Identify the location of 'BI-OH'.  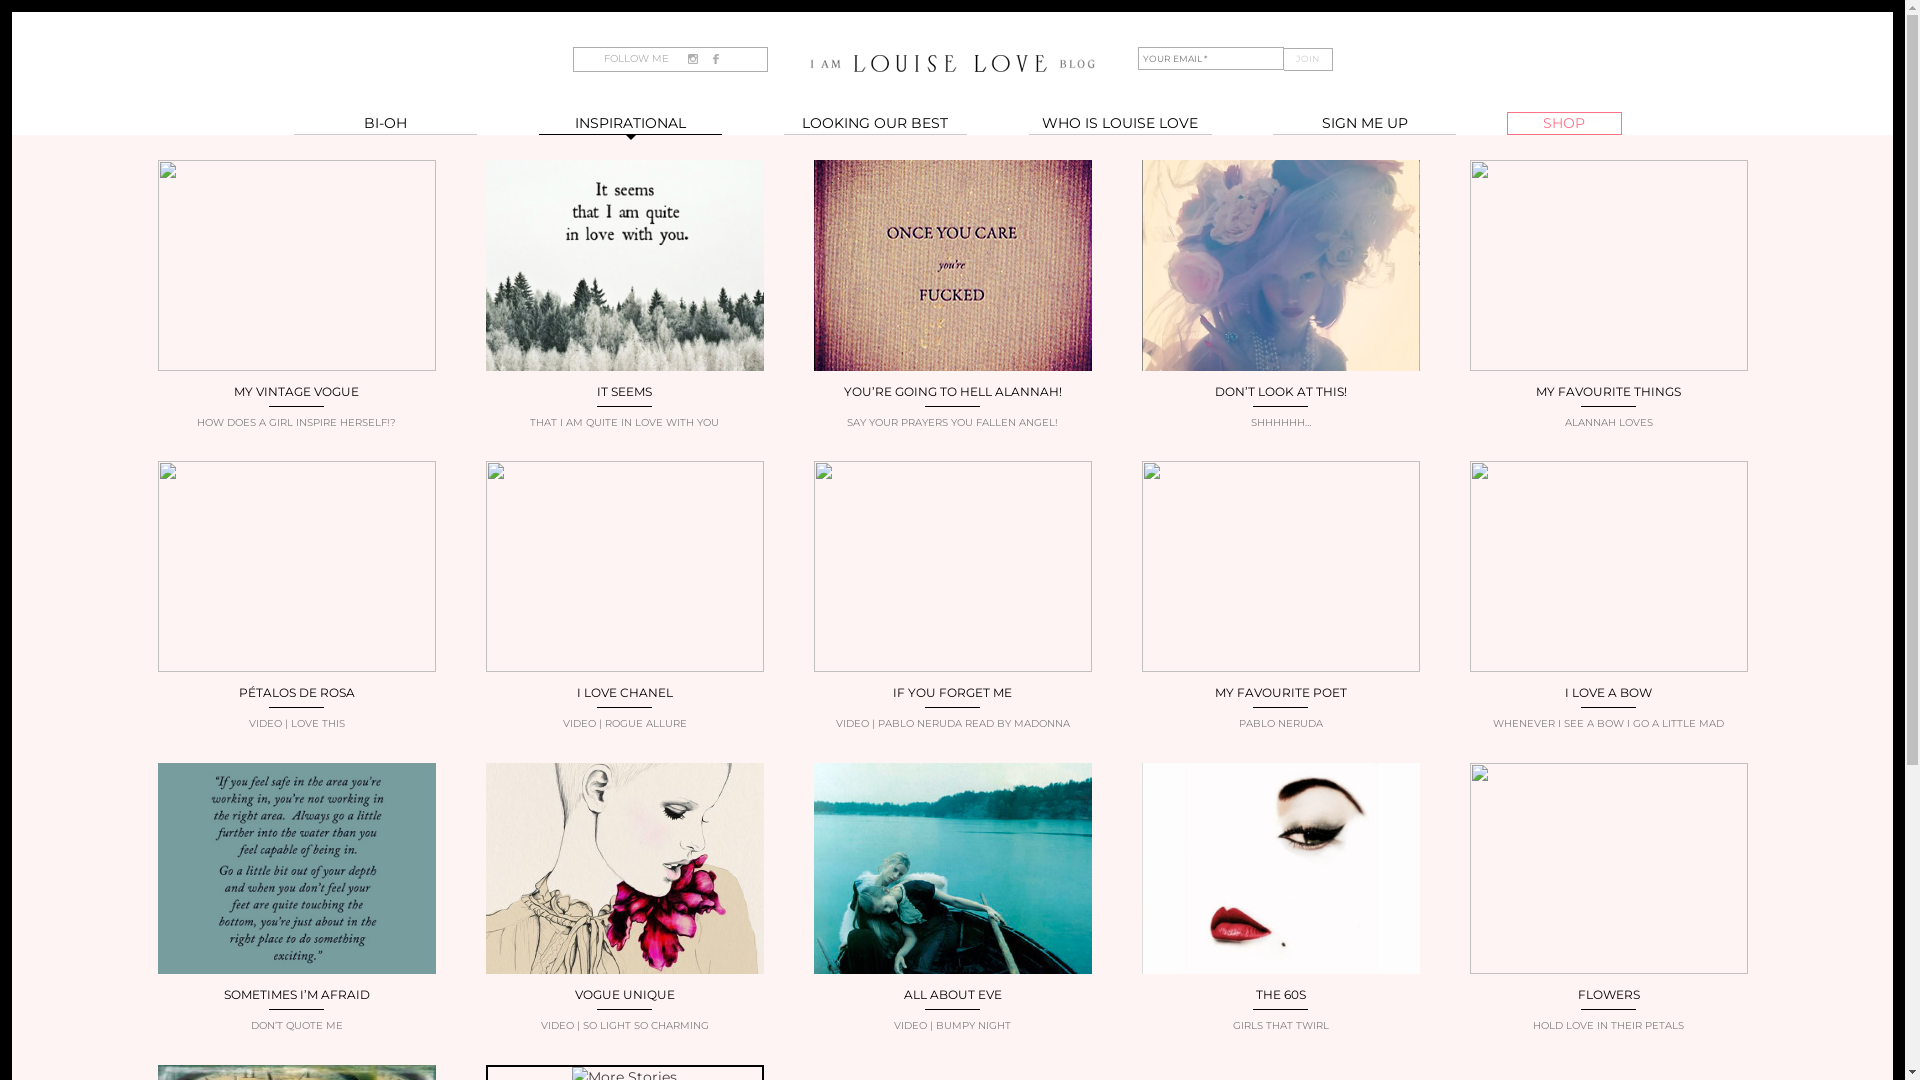
(385, 123).